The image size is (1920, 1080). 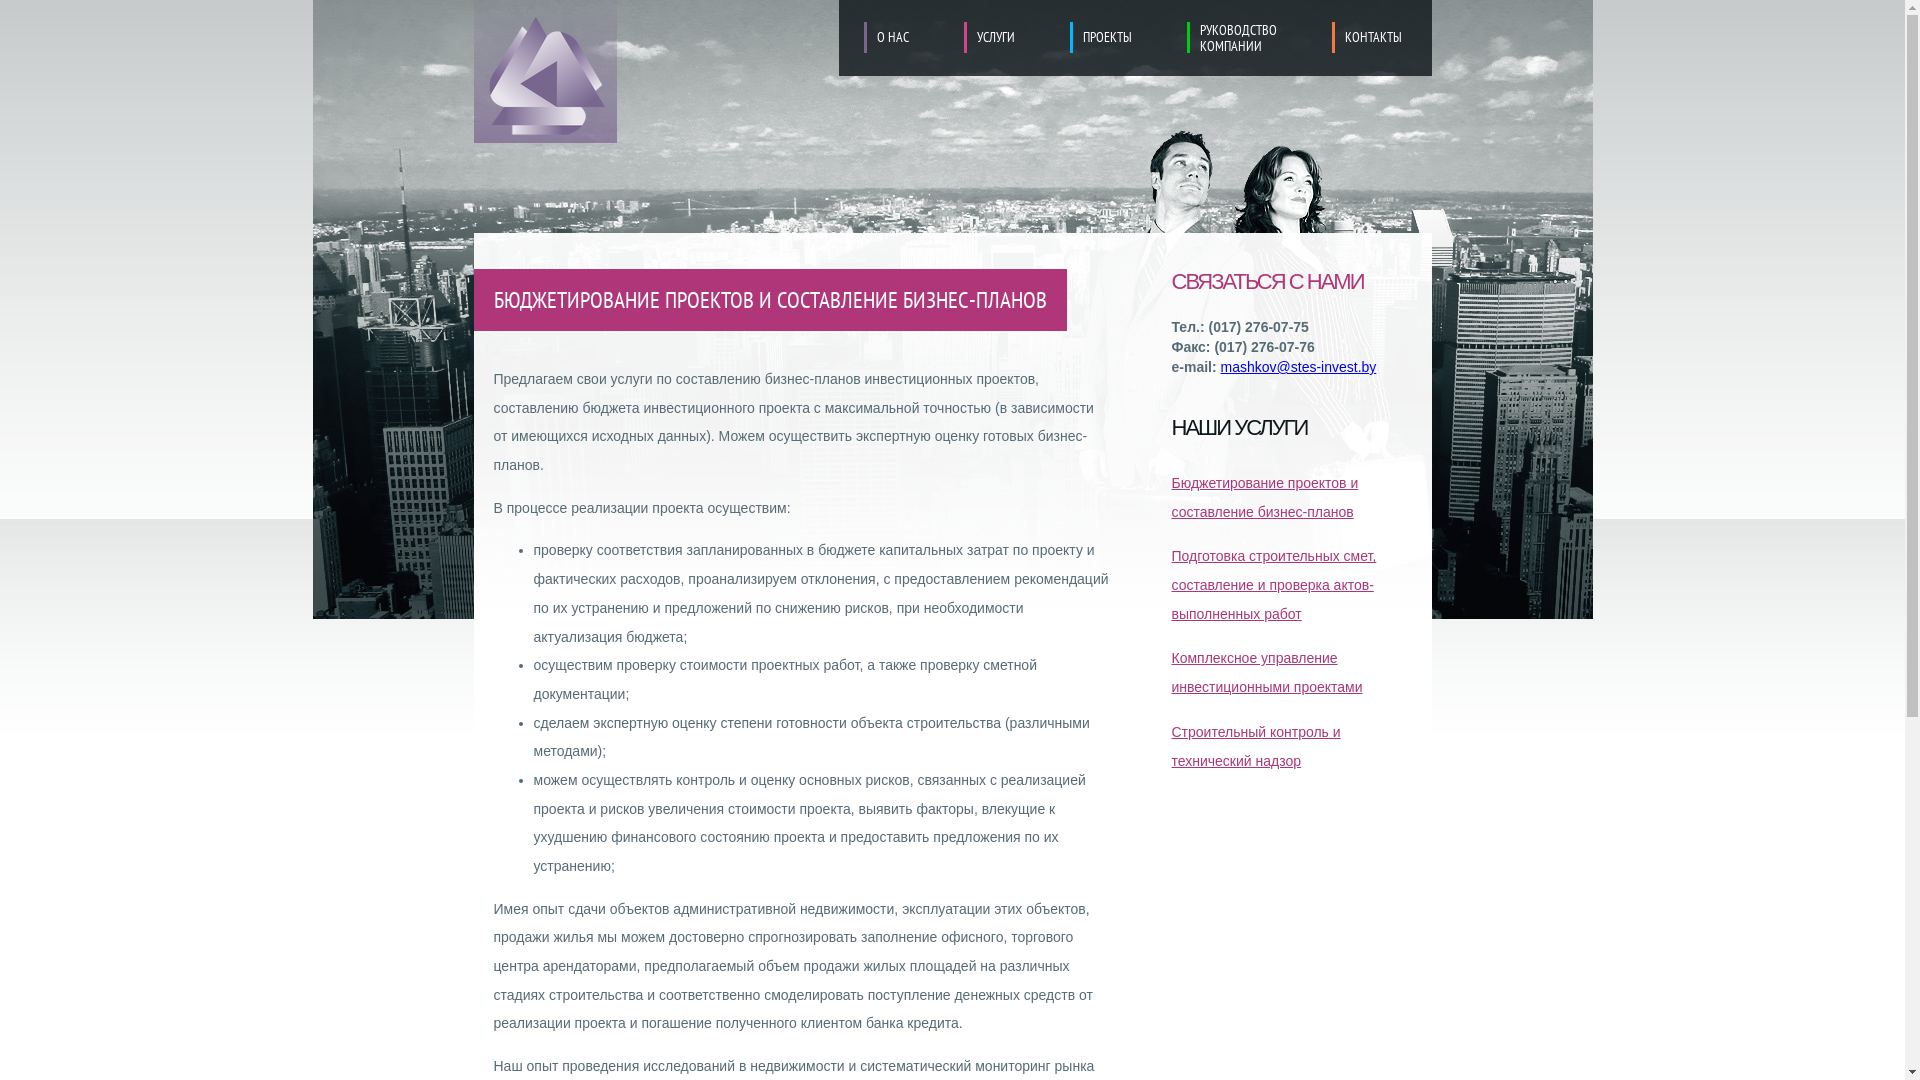 What do you see at coordinates (1219, 366) in the screenshot?
I see `'mashkov@stes-invest.by'` at bounding box center [1219, 366].